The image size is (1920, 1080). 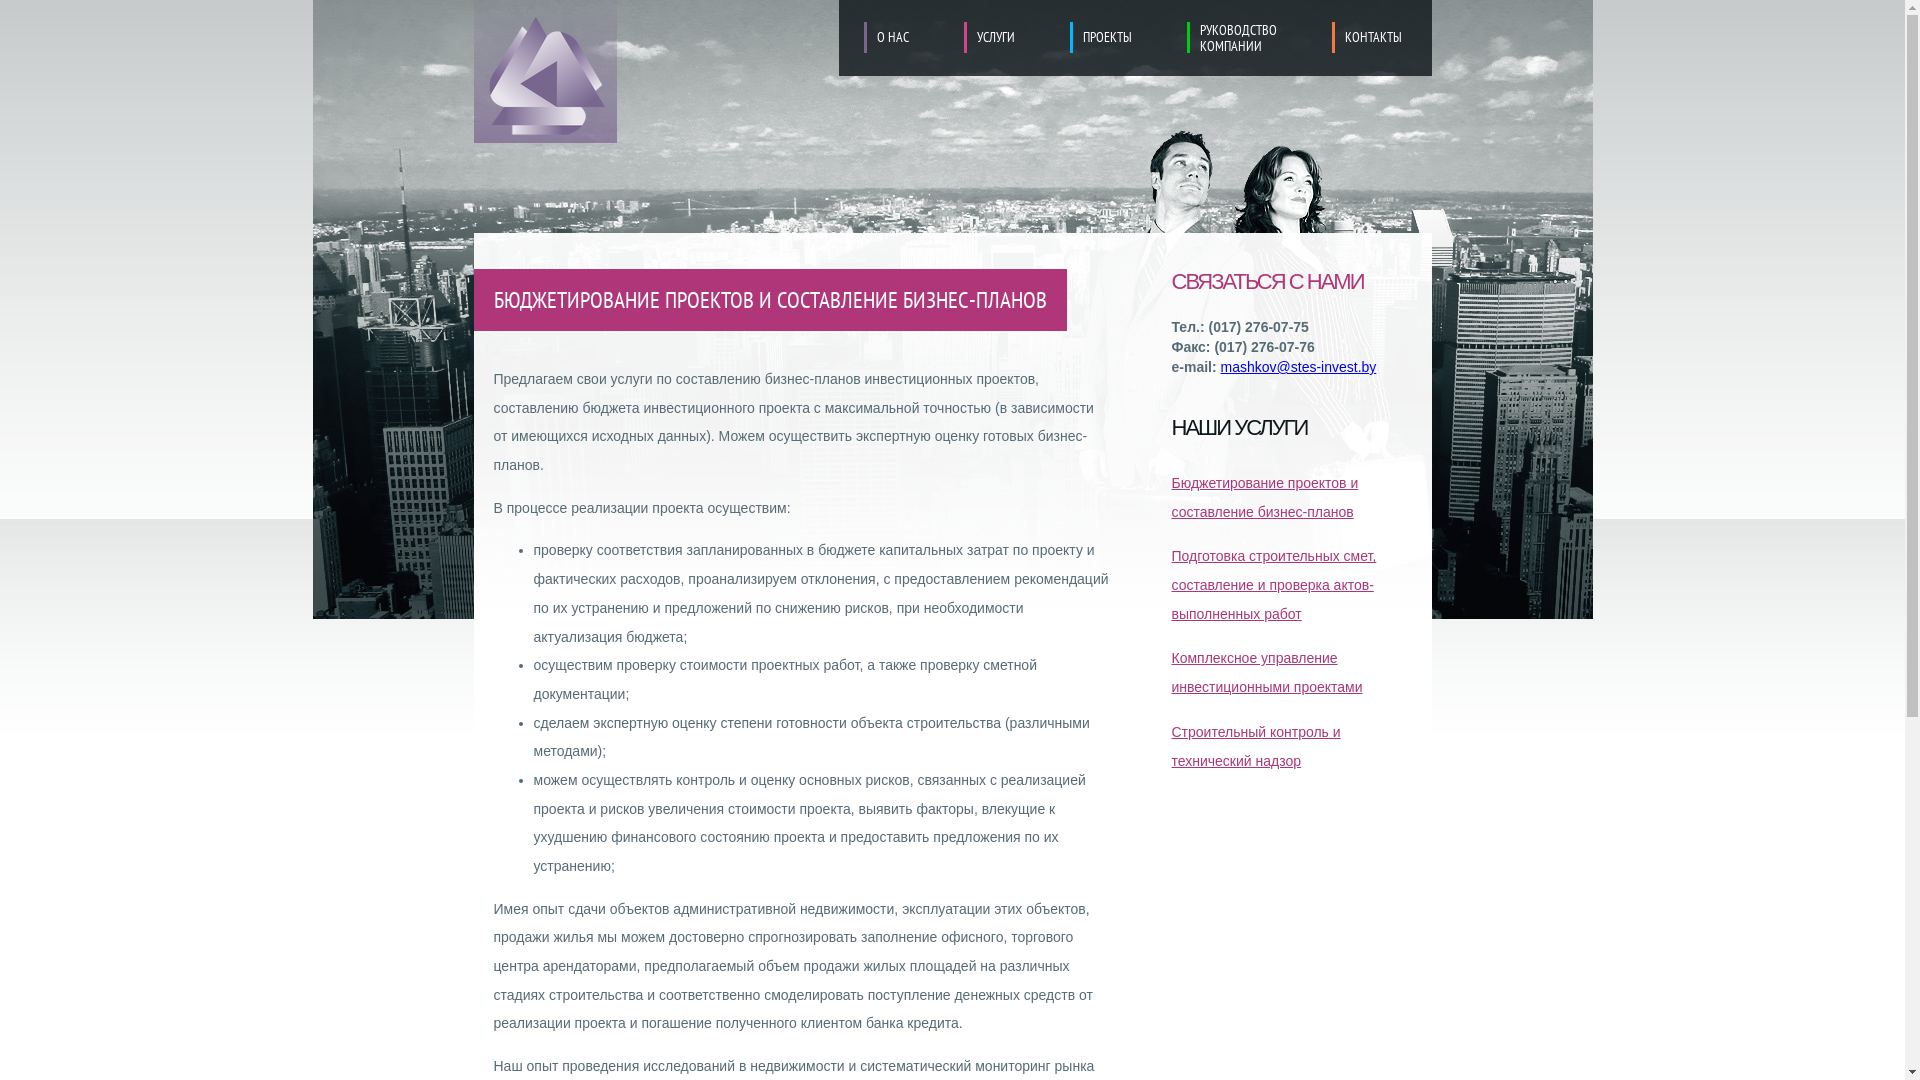 What do you see at coordinates (1219, 366) in the screenshot?
I see `'mashkov@stes-invest.by'` at bounding box center [1219, 366].